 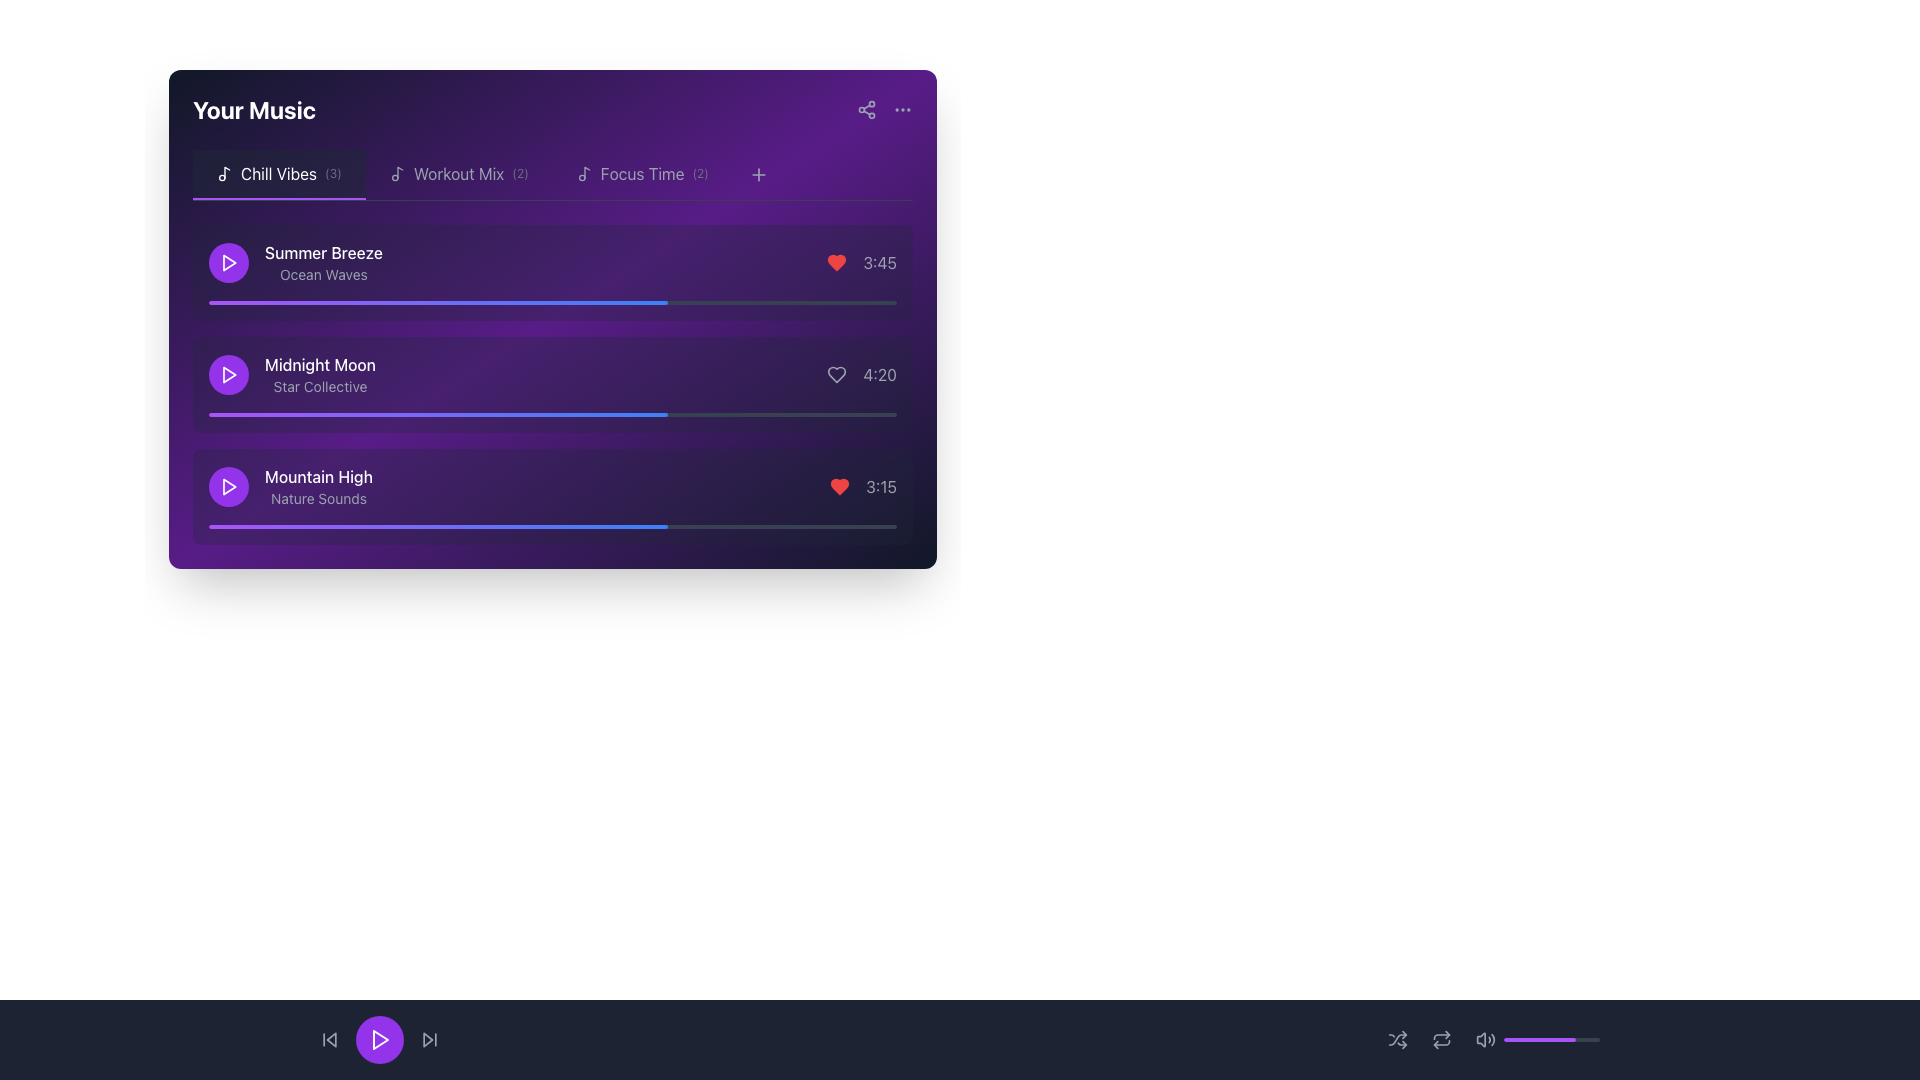 I want to click on the repeat button located as the third interactive control from the left within the playback bar at the bottom of the page, positioned between the shuffle icon and volume control, so click(x=1441, y=1039).